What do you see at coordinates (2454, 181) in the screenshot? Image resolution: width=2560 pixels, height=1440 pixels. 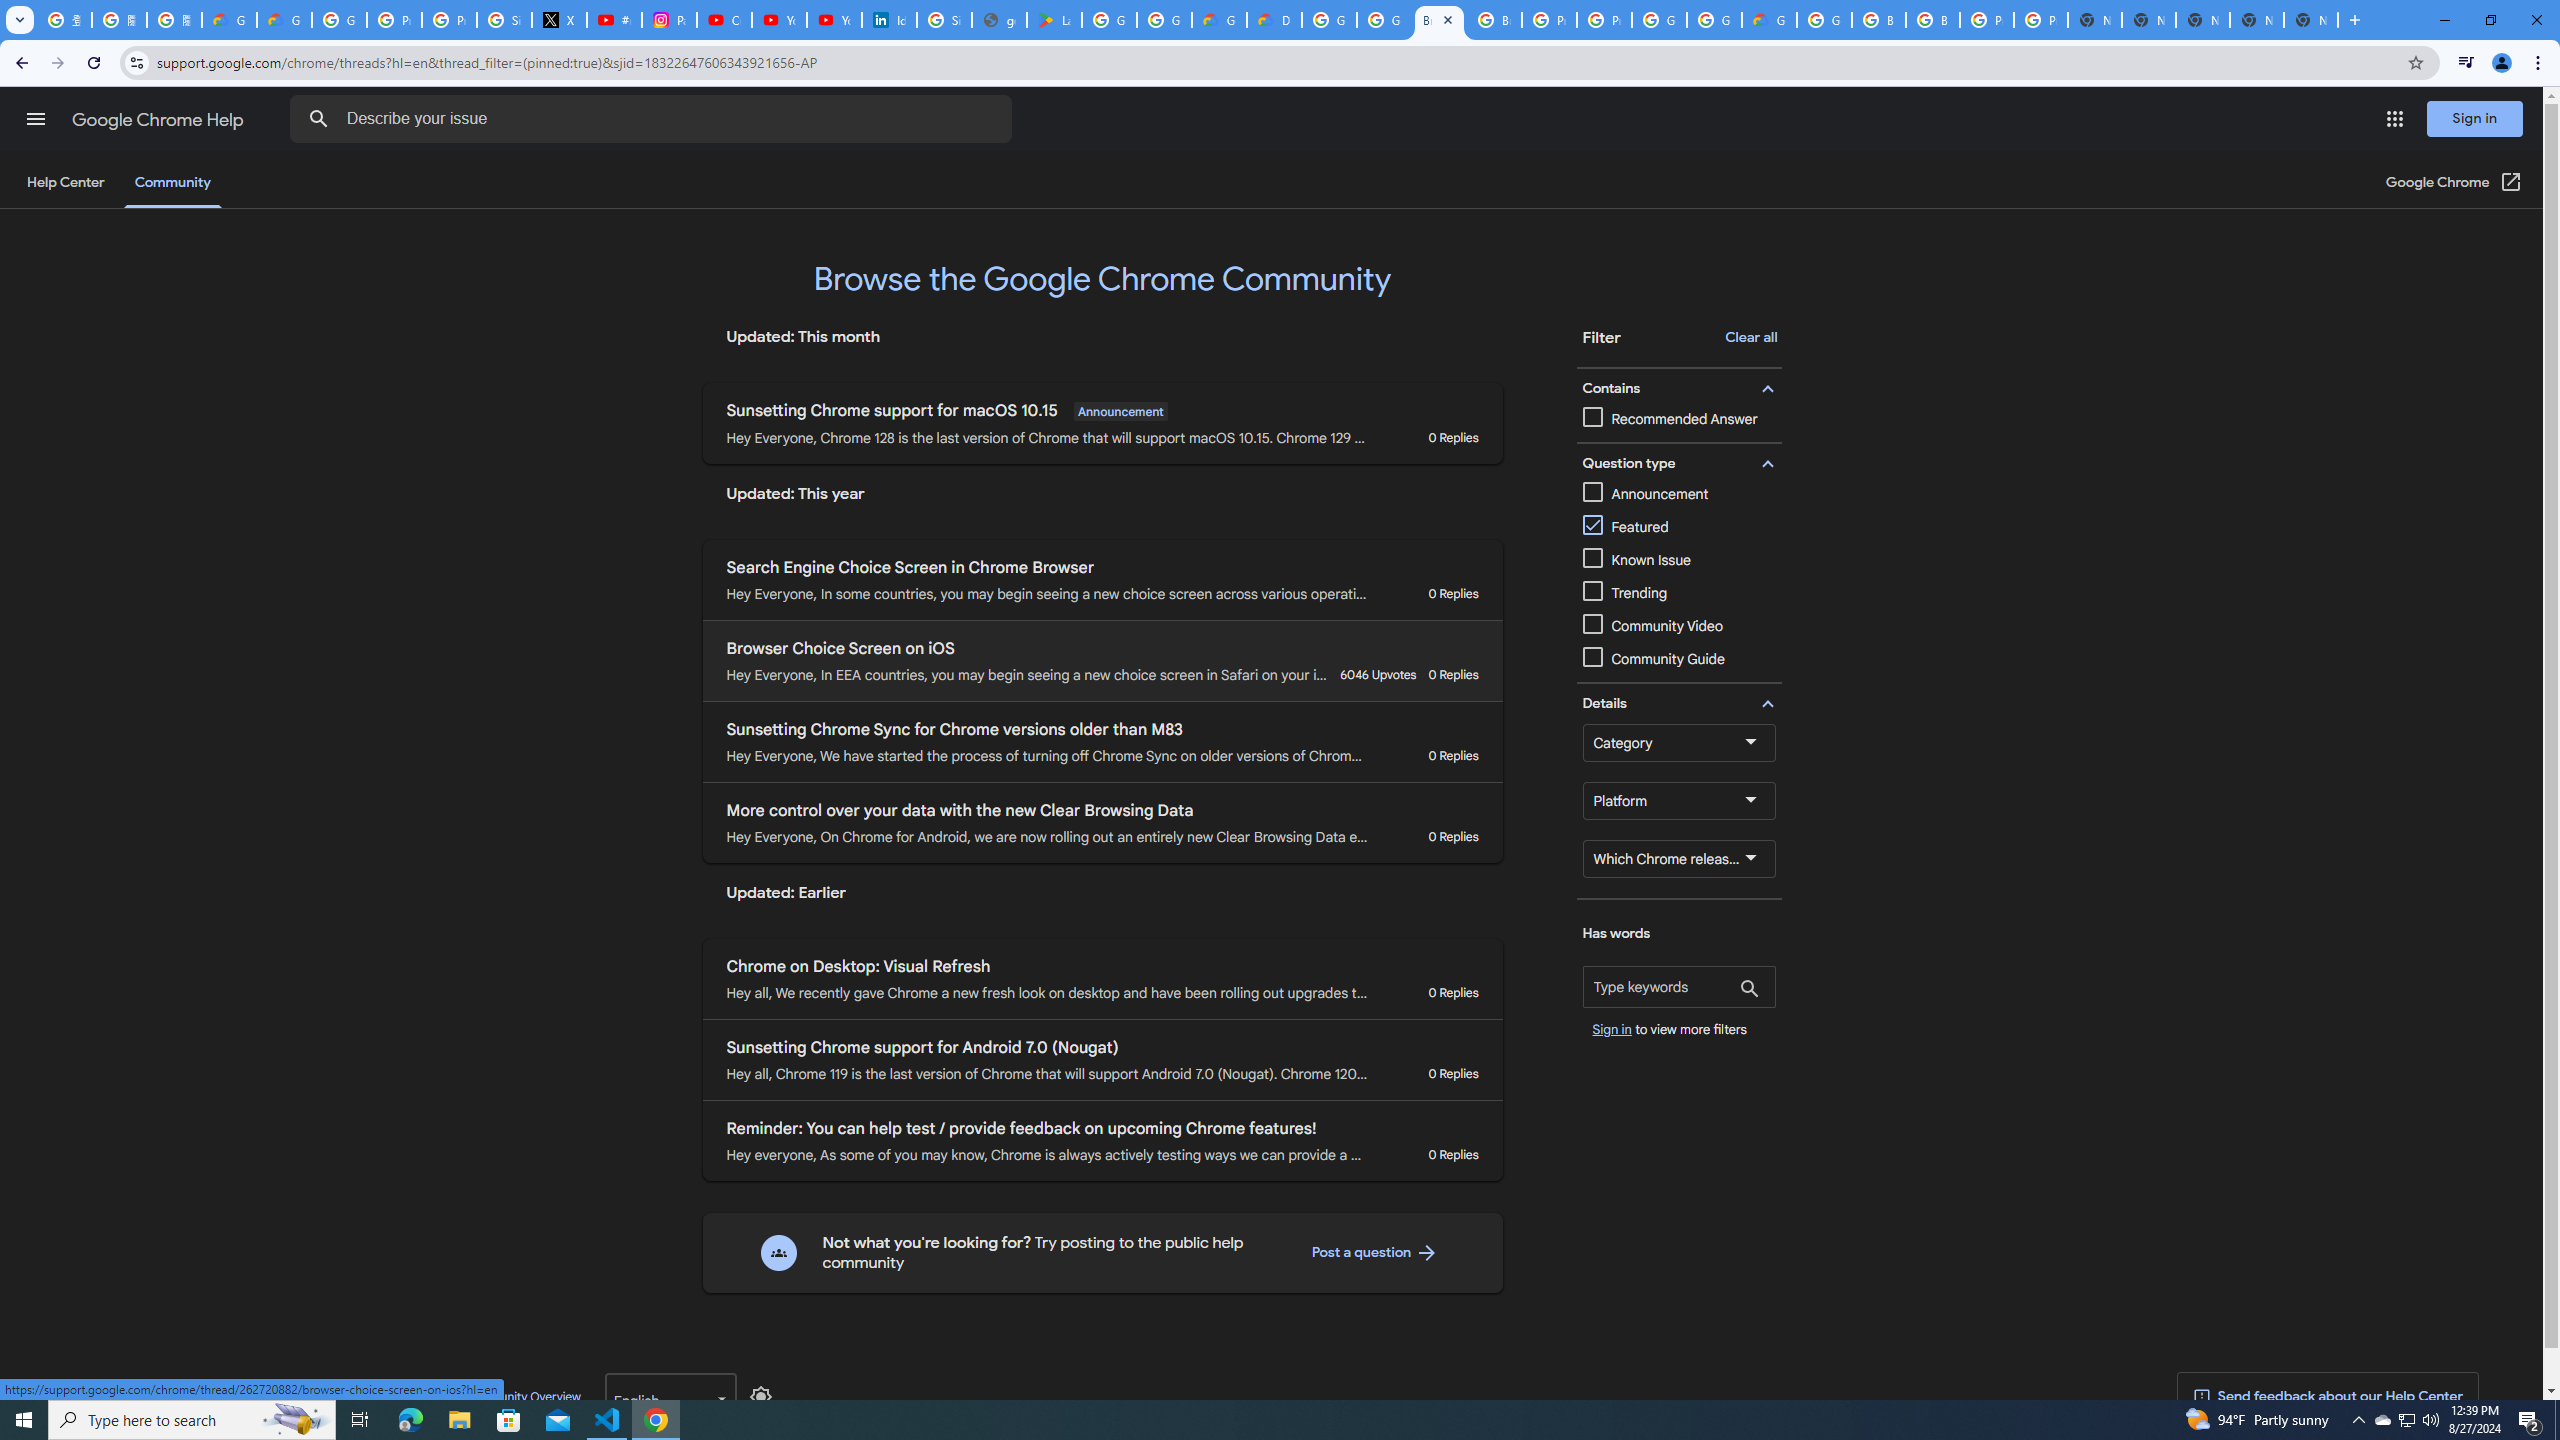 I see `'Google Chrome (Open in a new window)'` at bounding box center [2454, 181].